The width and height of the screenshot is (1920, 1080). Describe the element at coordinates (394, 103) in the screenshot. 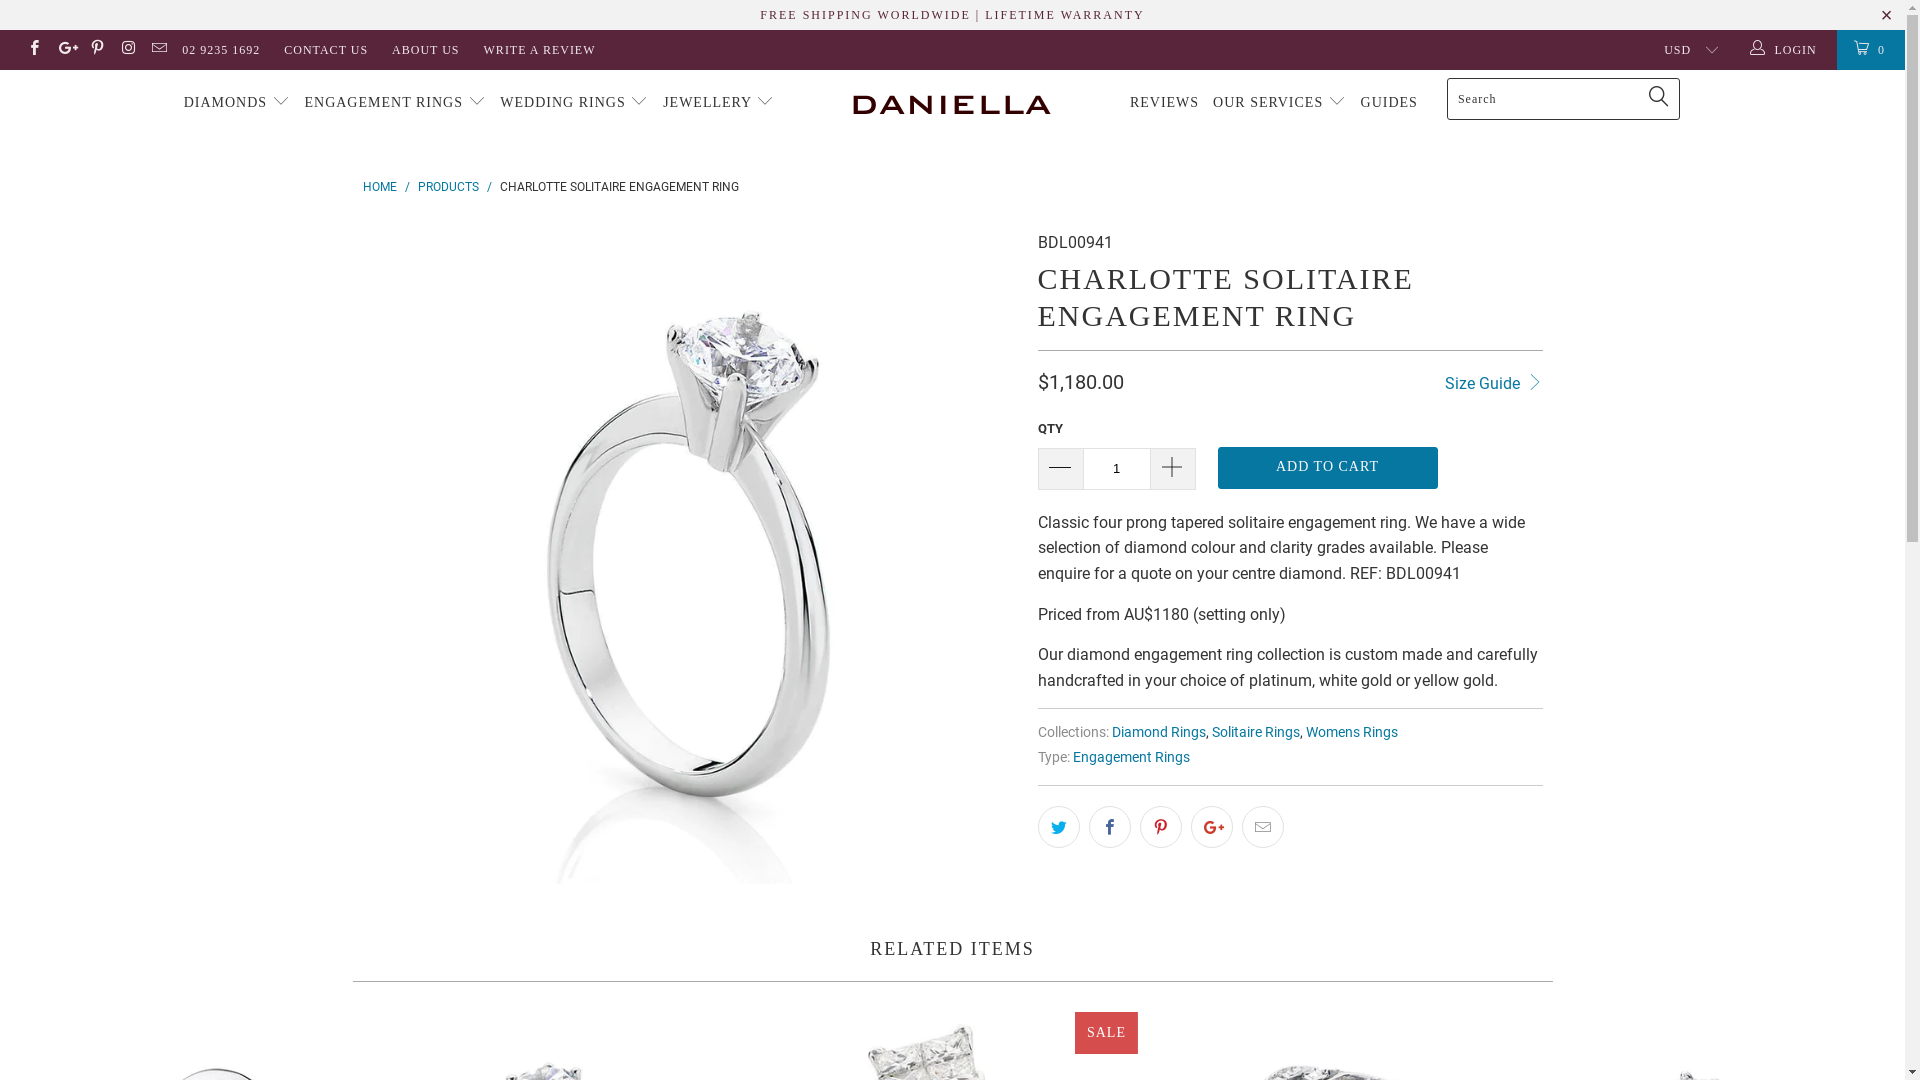

I see `'ENGAGEMENT RINGS'` at that location.